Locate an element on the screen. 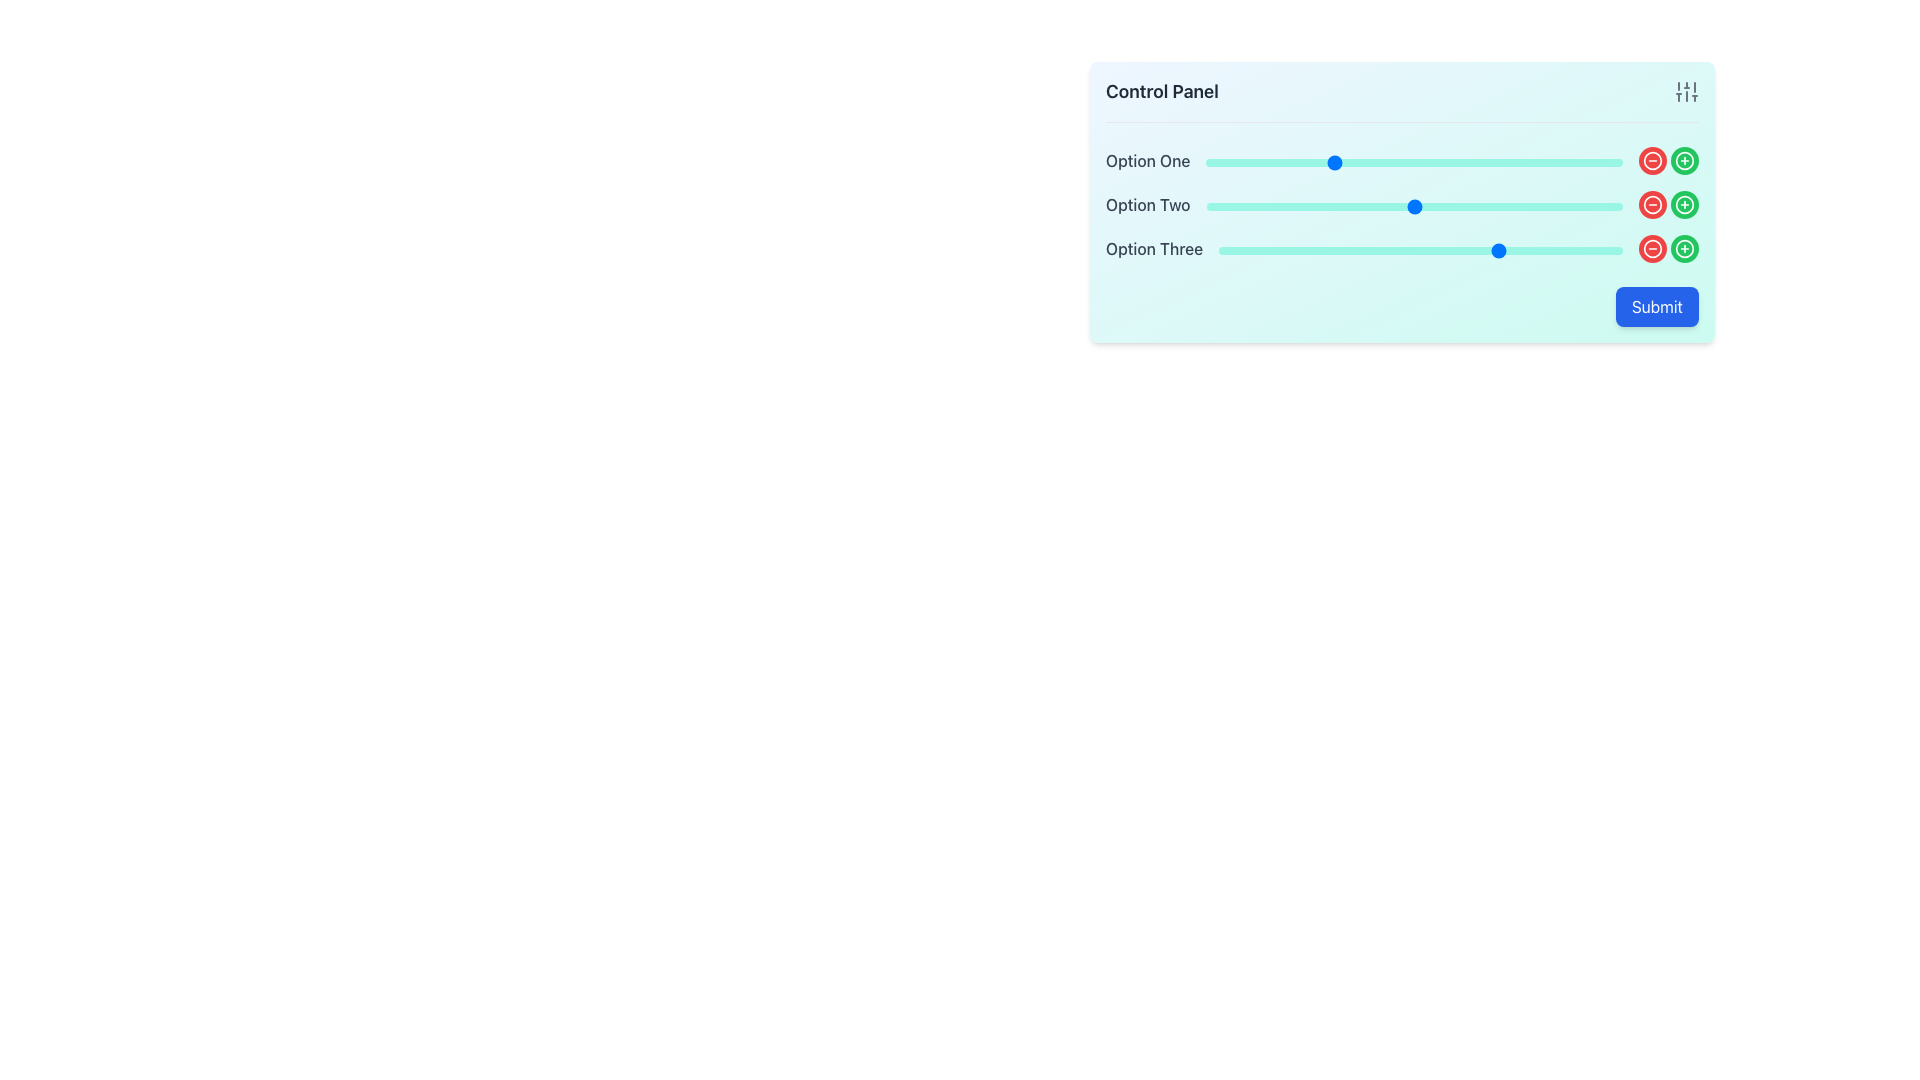 The image size is (1920, 1080). the slider value is located at coordinates (1445, 249).